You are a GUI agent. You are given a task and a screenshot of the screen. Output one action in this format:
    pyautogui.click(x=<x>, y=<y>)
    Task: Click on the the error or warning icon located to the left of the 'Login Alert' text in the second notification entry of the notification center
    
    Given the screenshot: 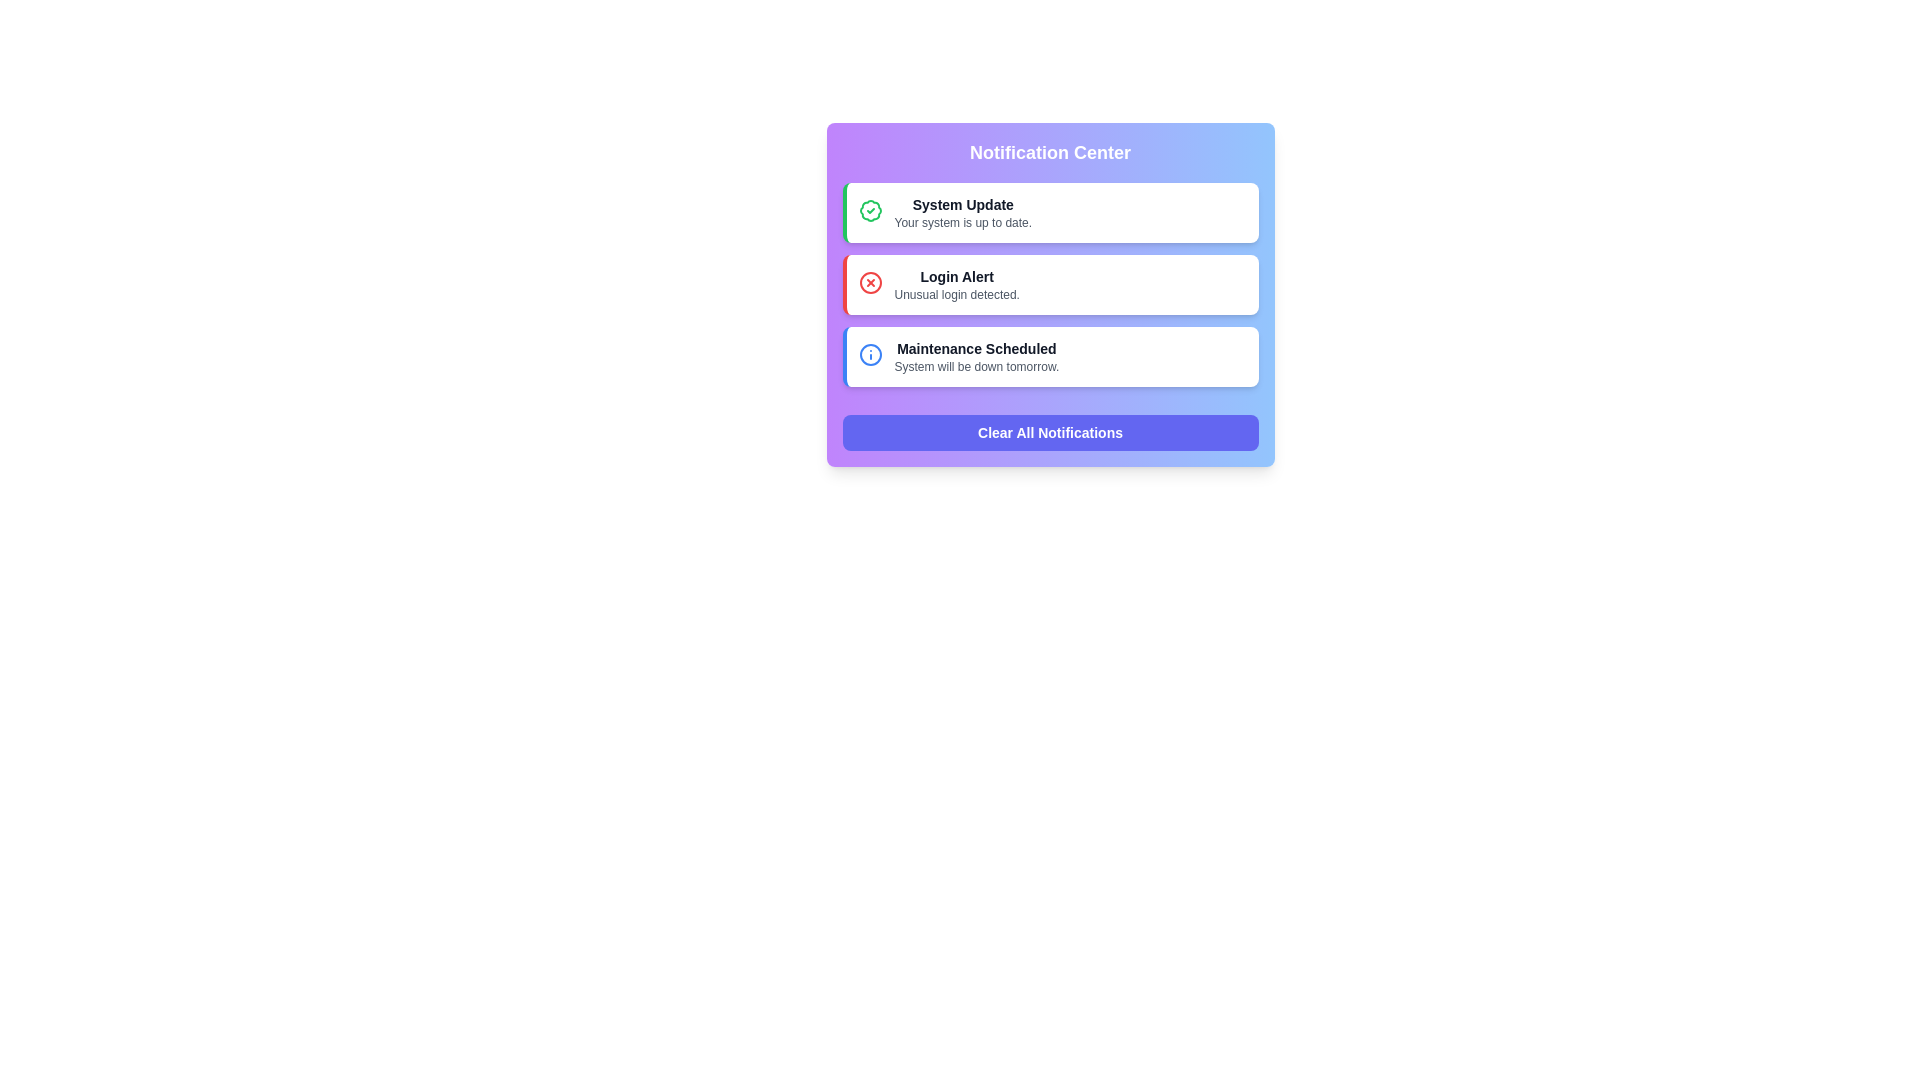 What is the action you would take?
    pyautogui.click(x=870, y=282)
    